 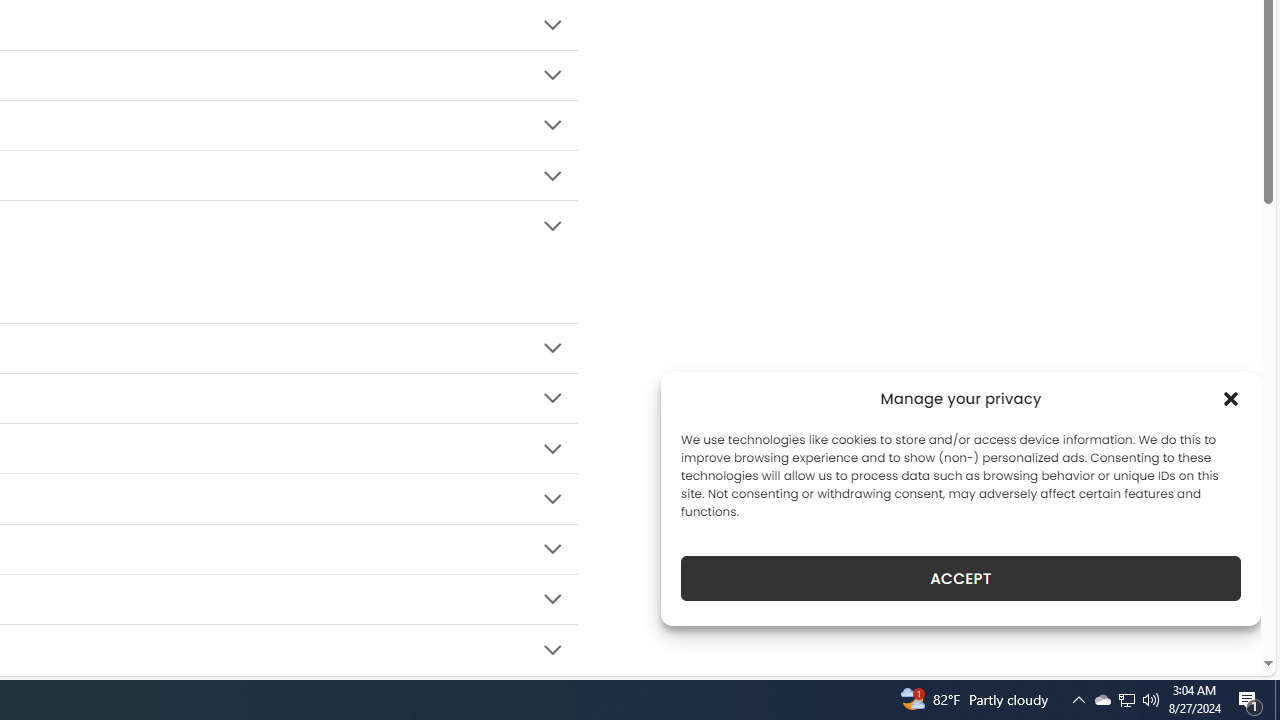 I want to click on 'ACCEPT', so click(x=961, y=578).